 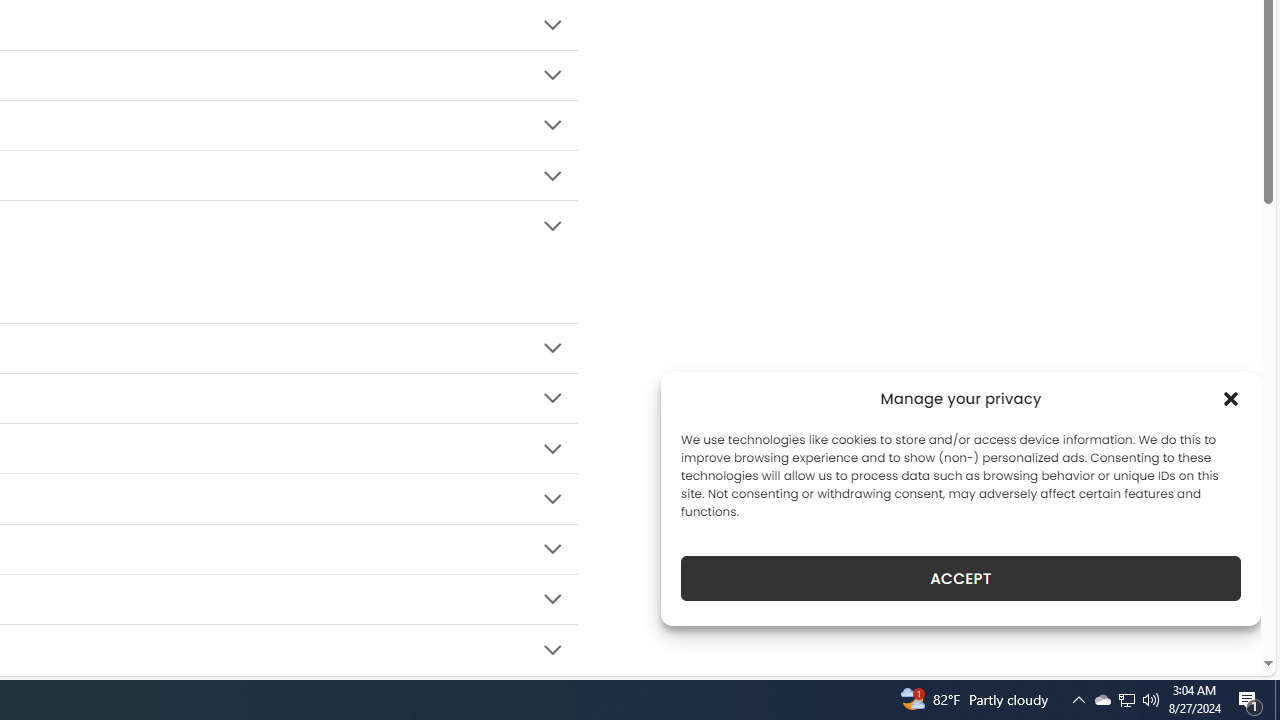 I want to click on 'ACCEPT', so click(x=961, y=578).